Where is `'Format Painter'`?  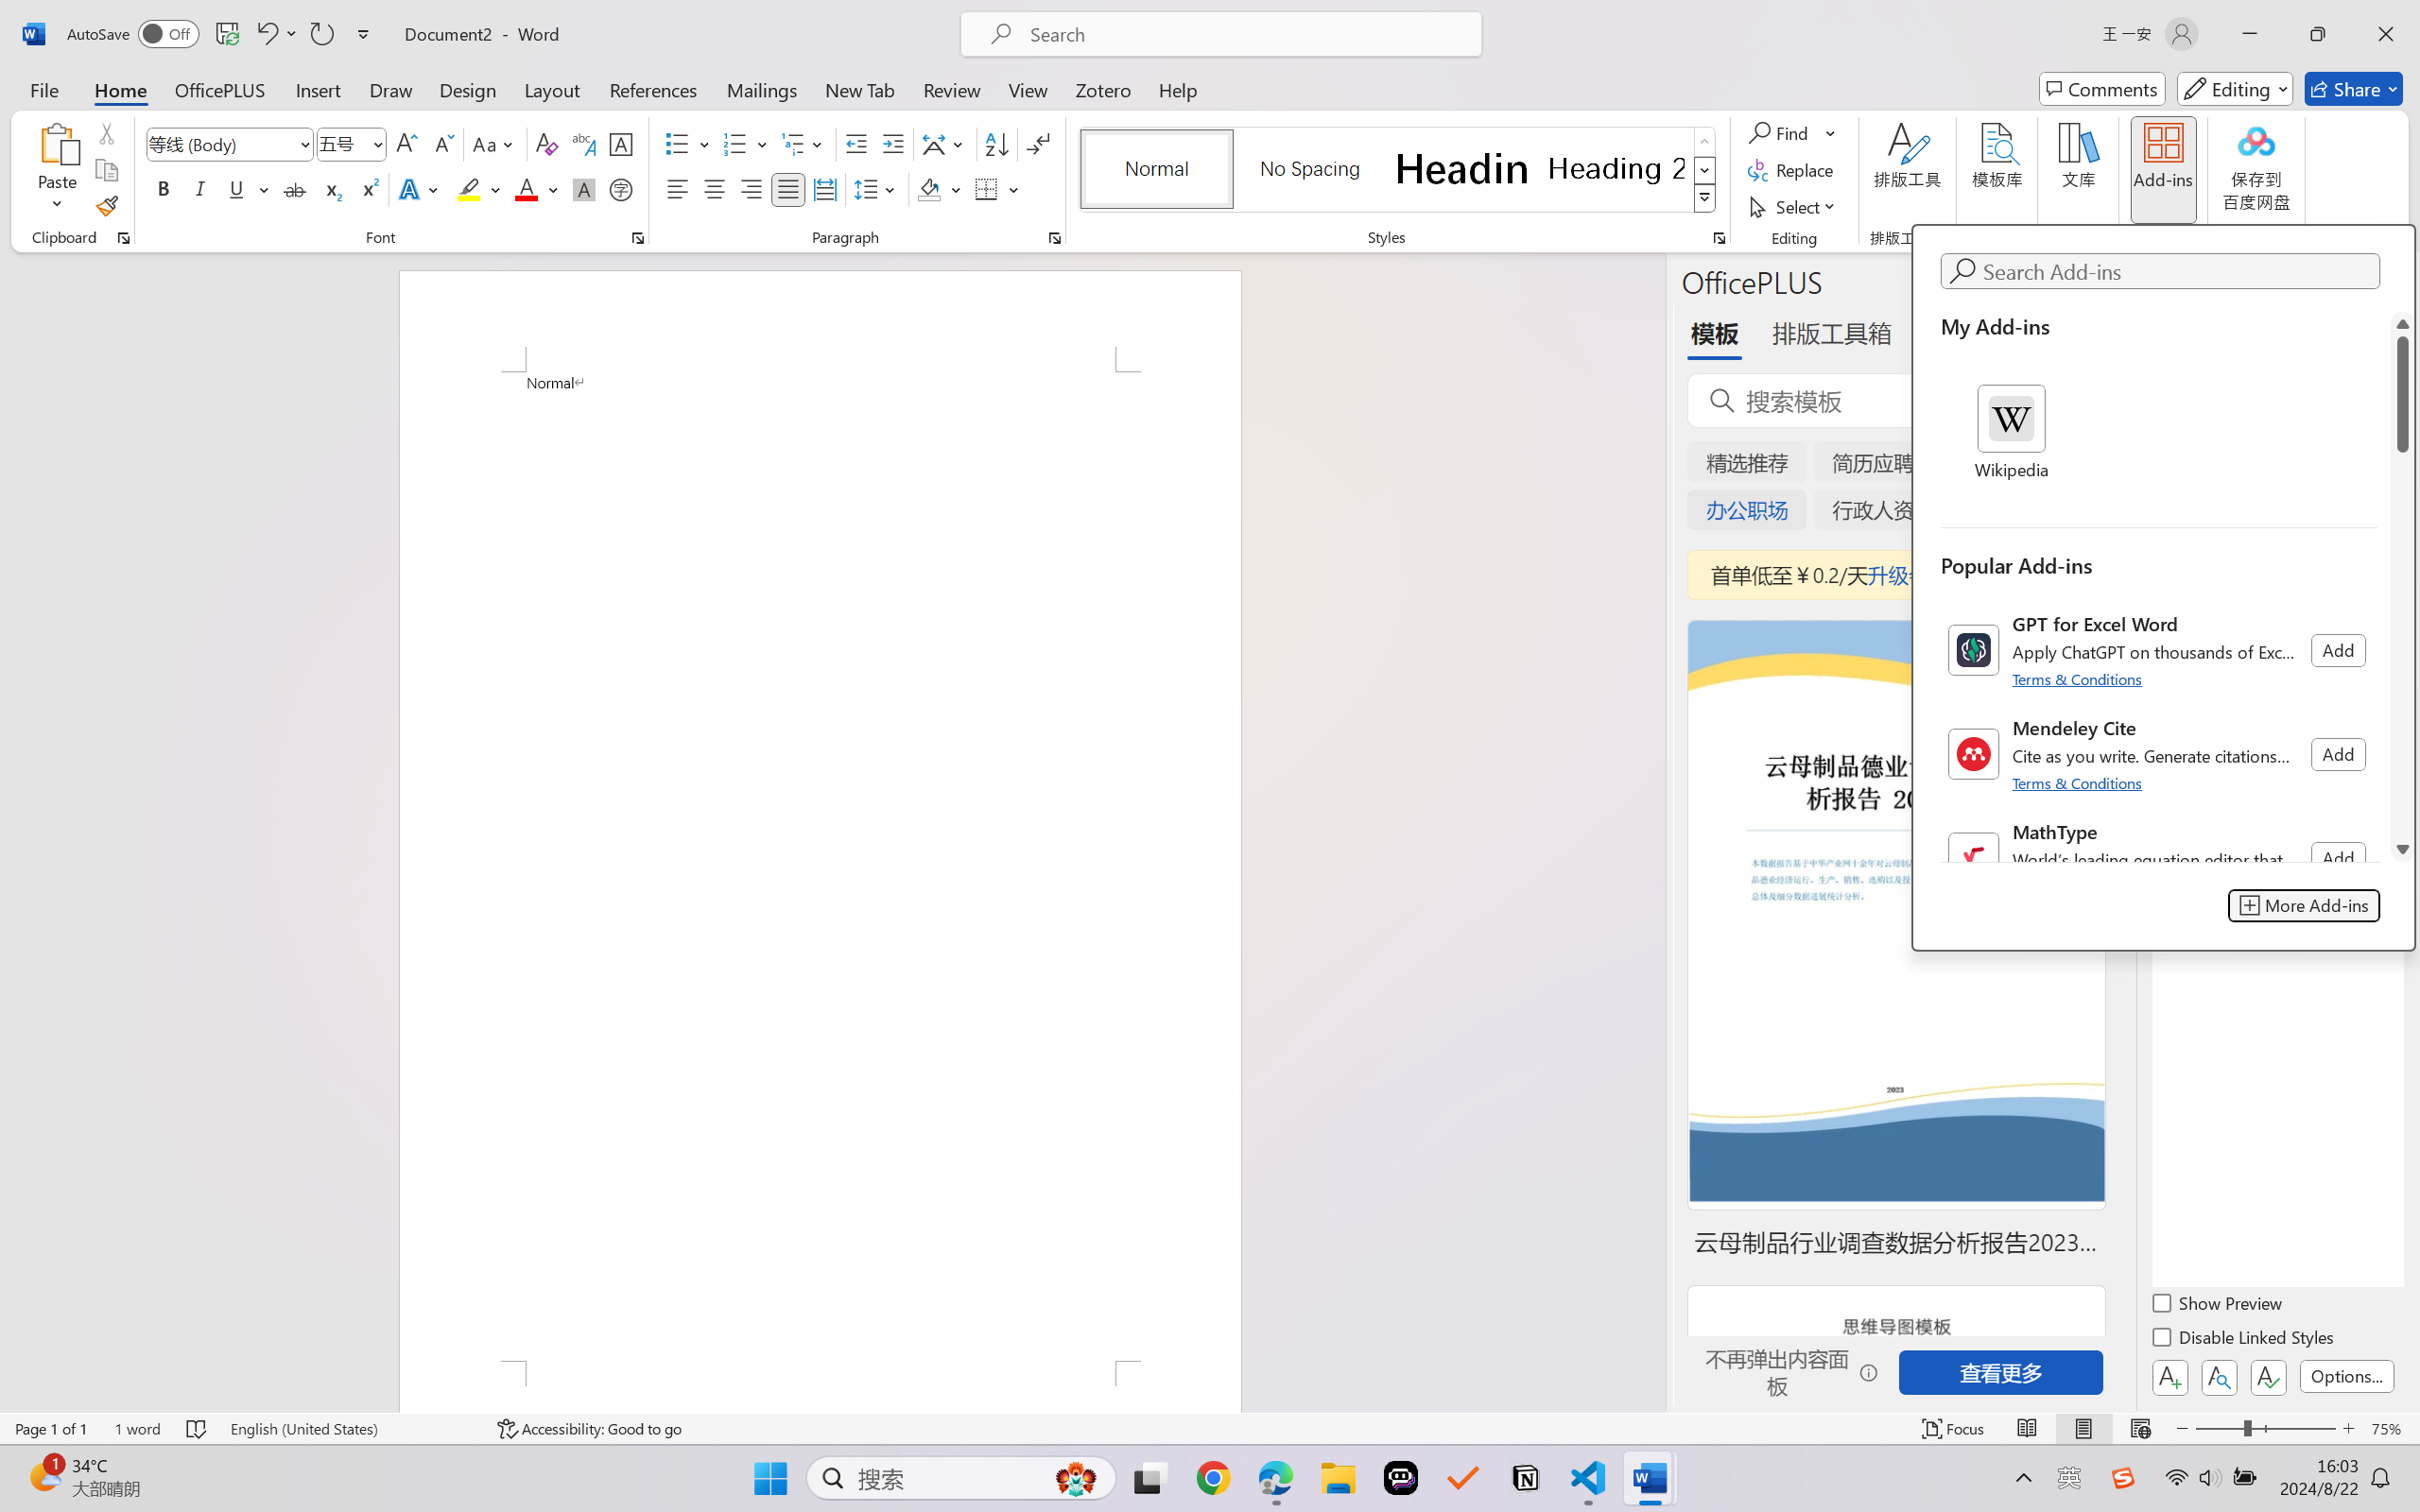 'Format Painter' is located at coordinates (105, 207).